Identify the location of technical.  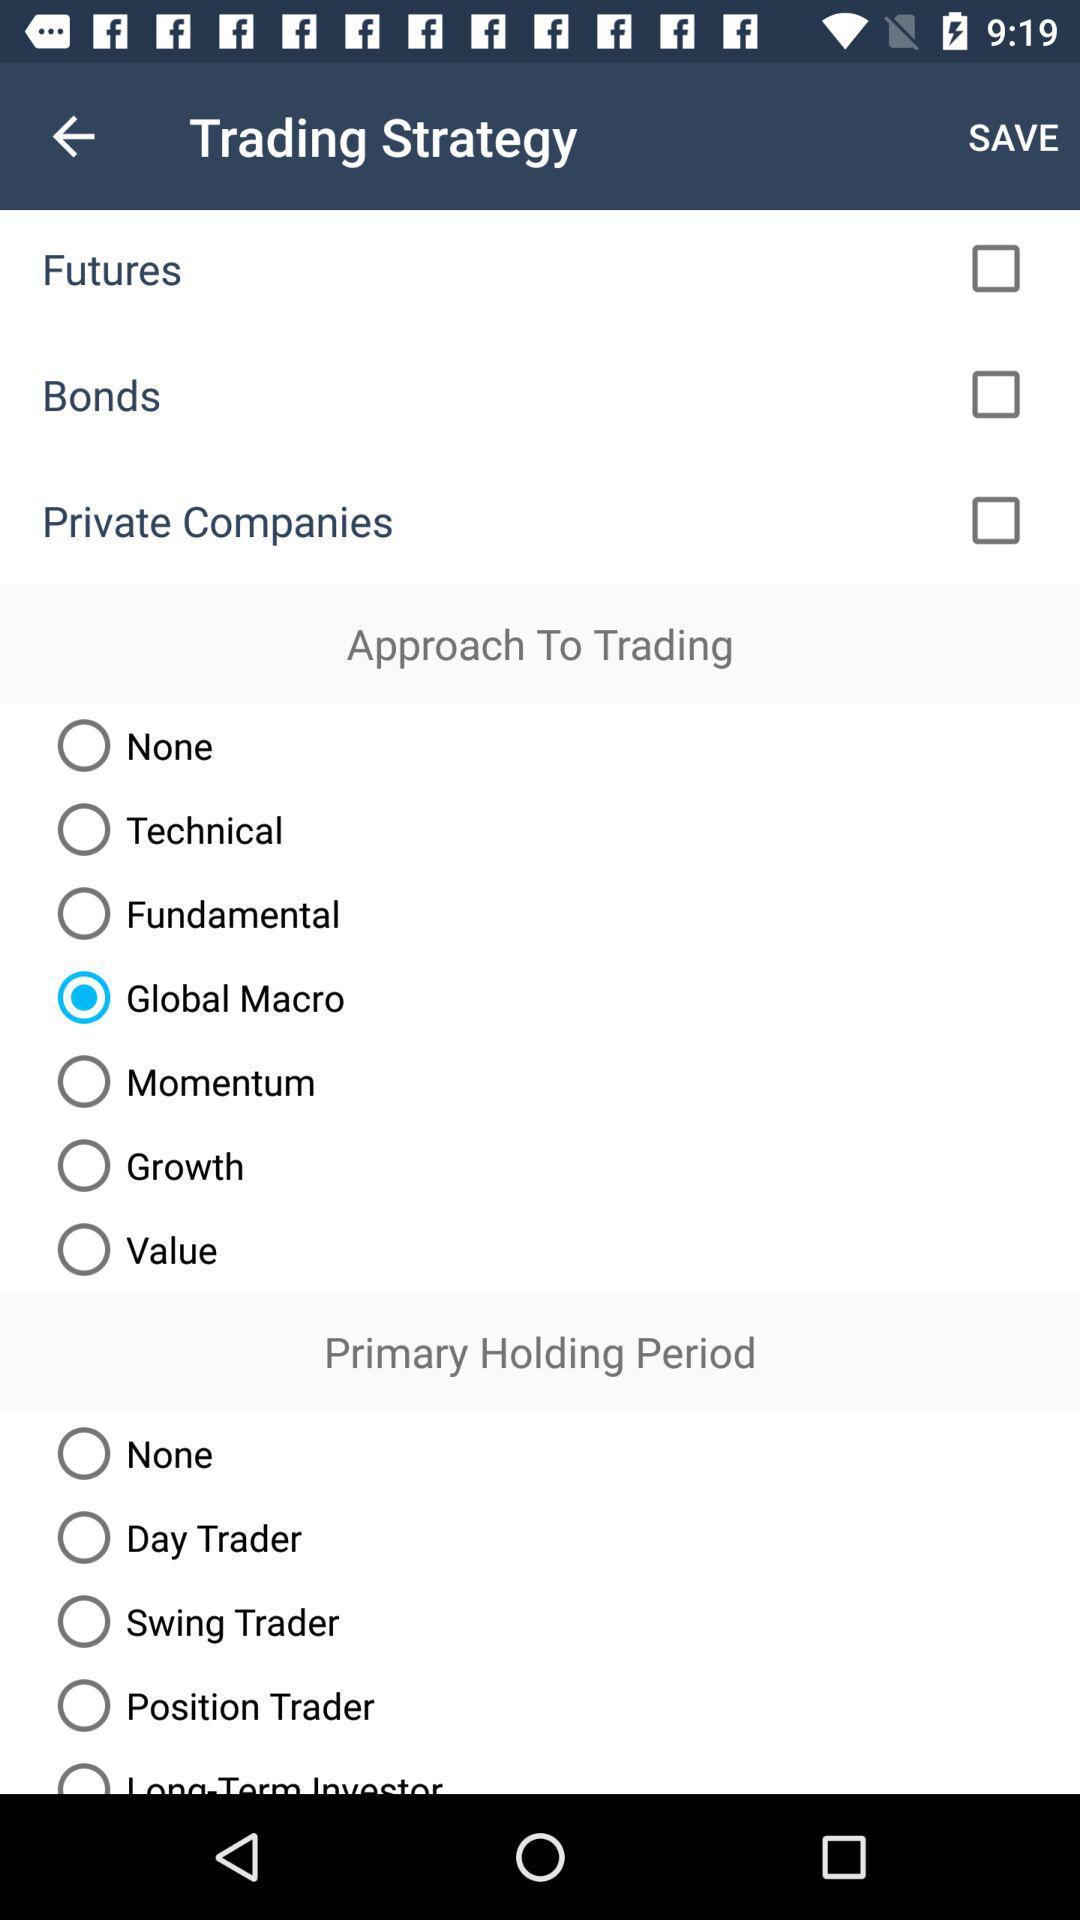
(161, 829).